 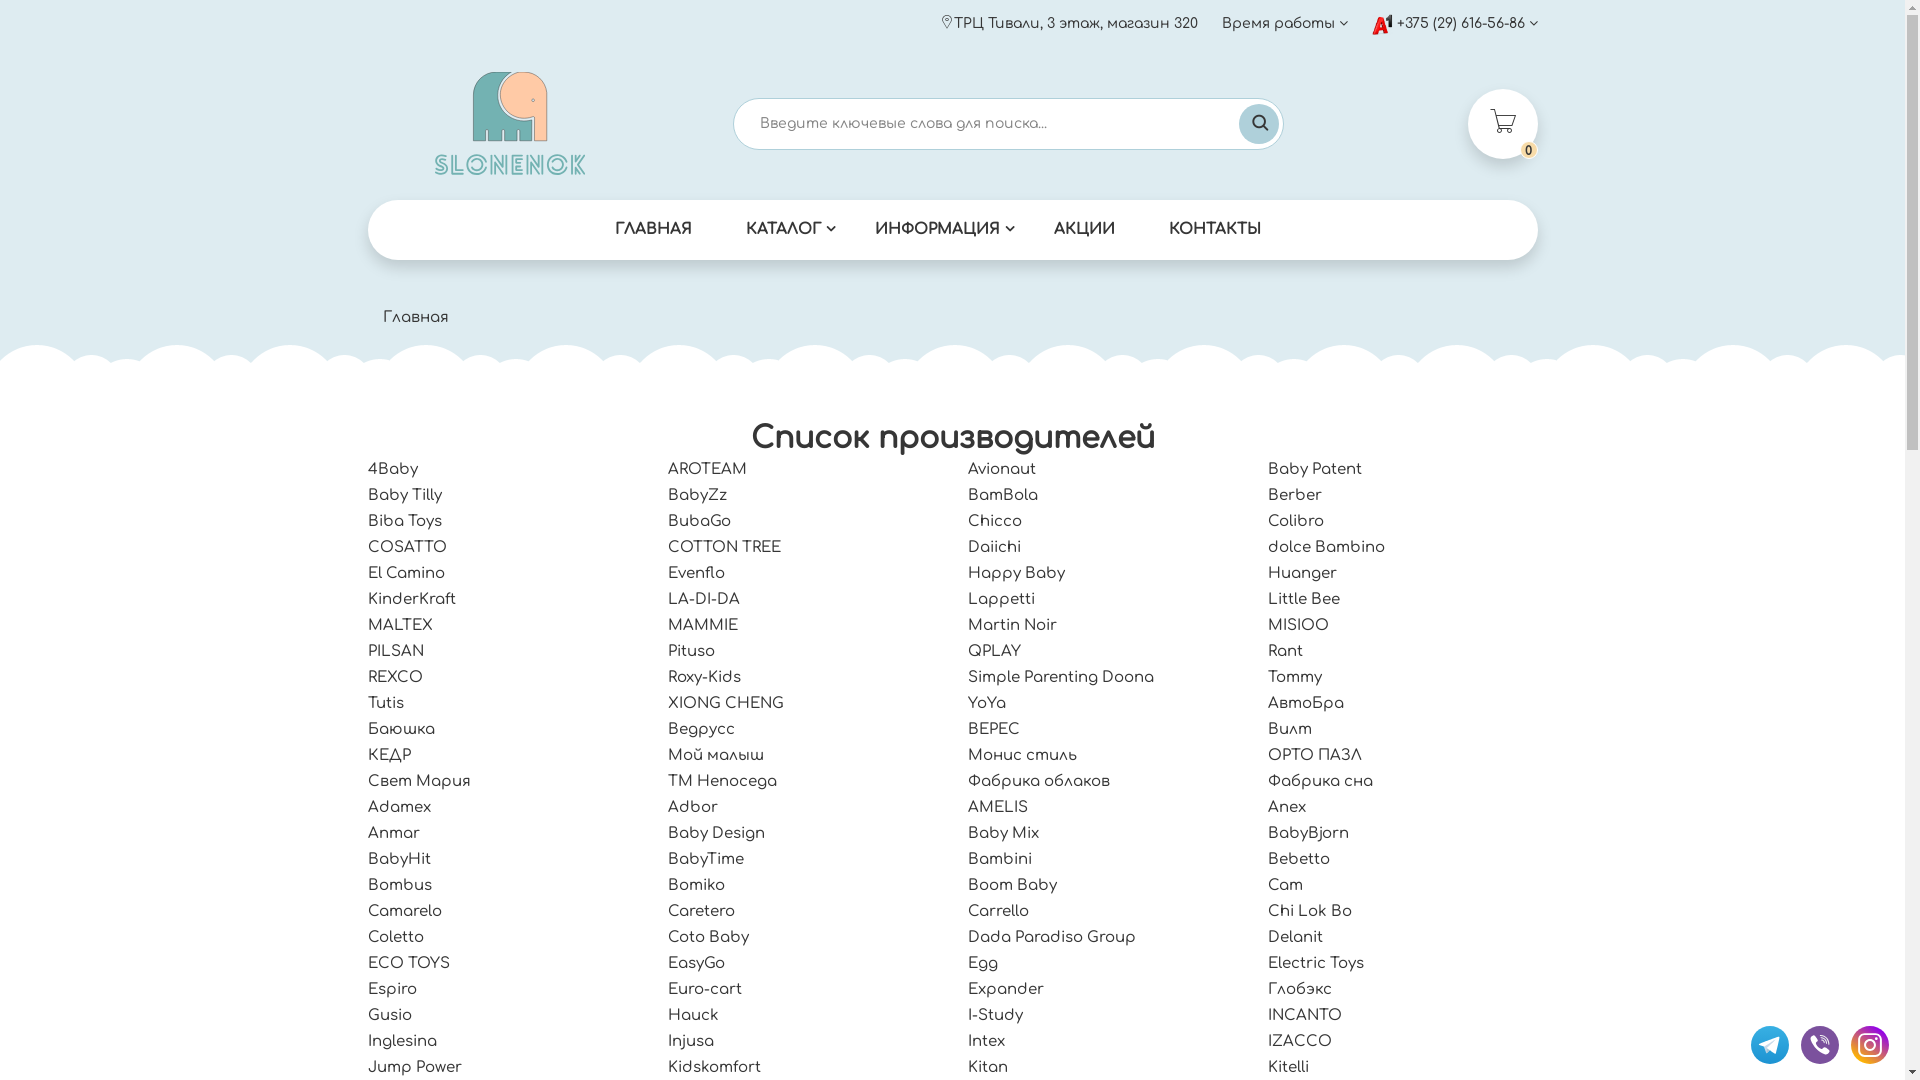 What do you see at coordinates (1304, 598) in the screenshot?
I see `'Little Bee'` at bounding box center [1304, 598].